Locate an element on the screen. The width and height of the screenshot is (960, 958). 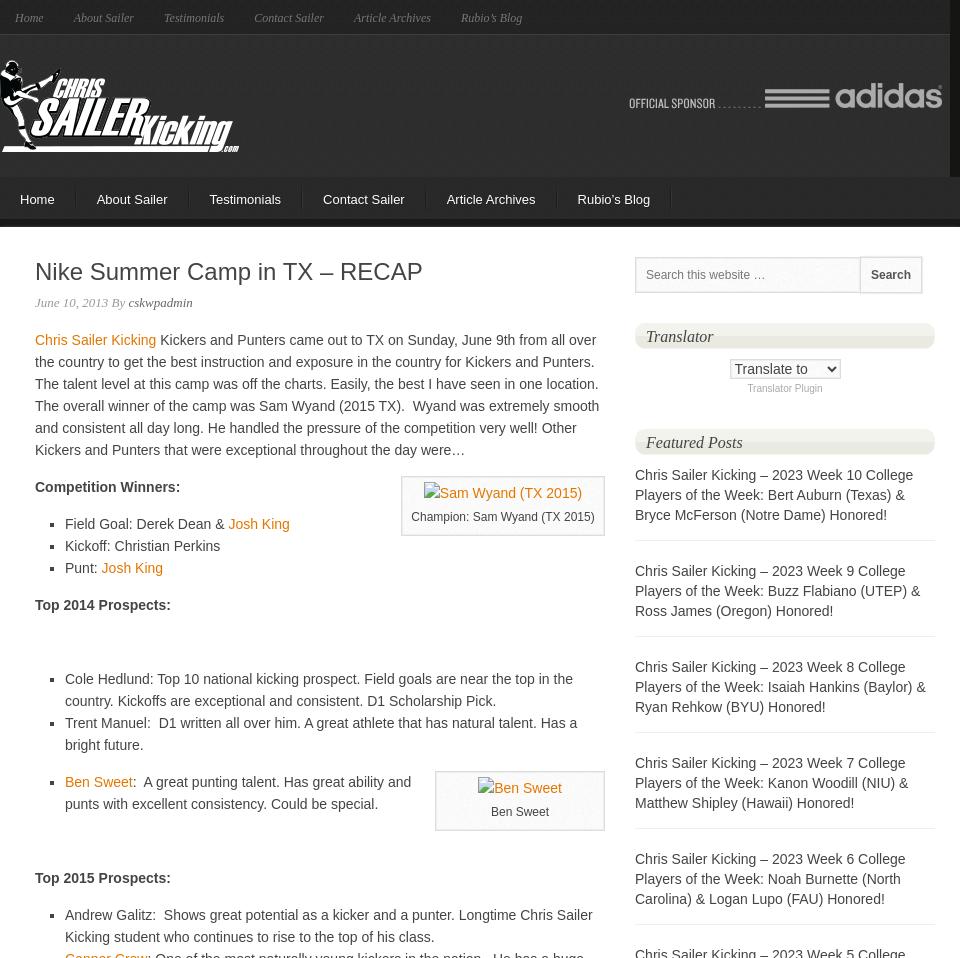
'Top 2014 Prospects:' is located at coordinates (102, 604).